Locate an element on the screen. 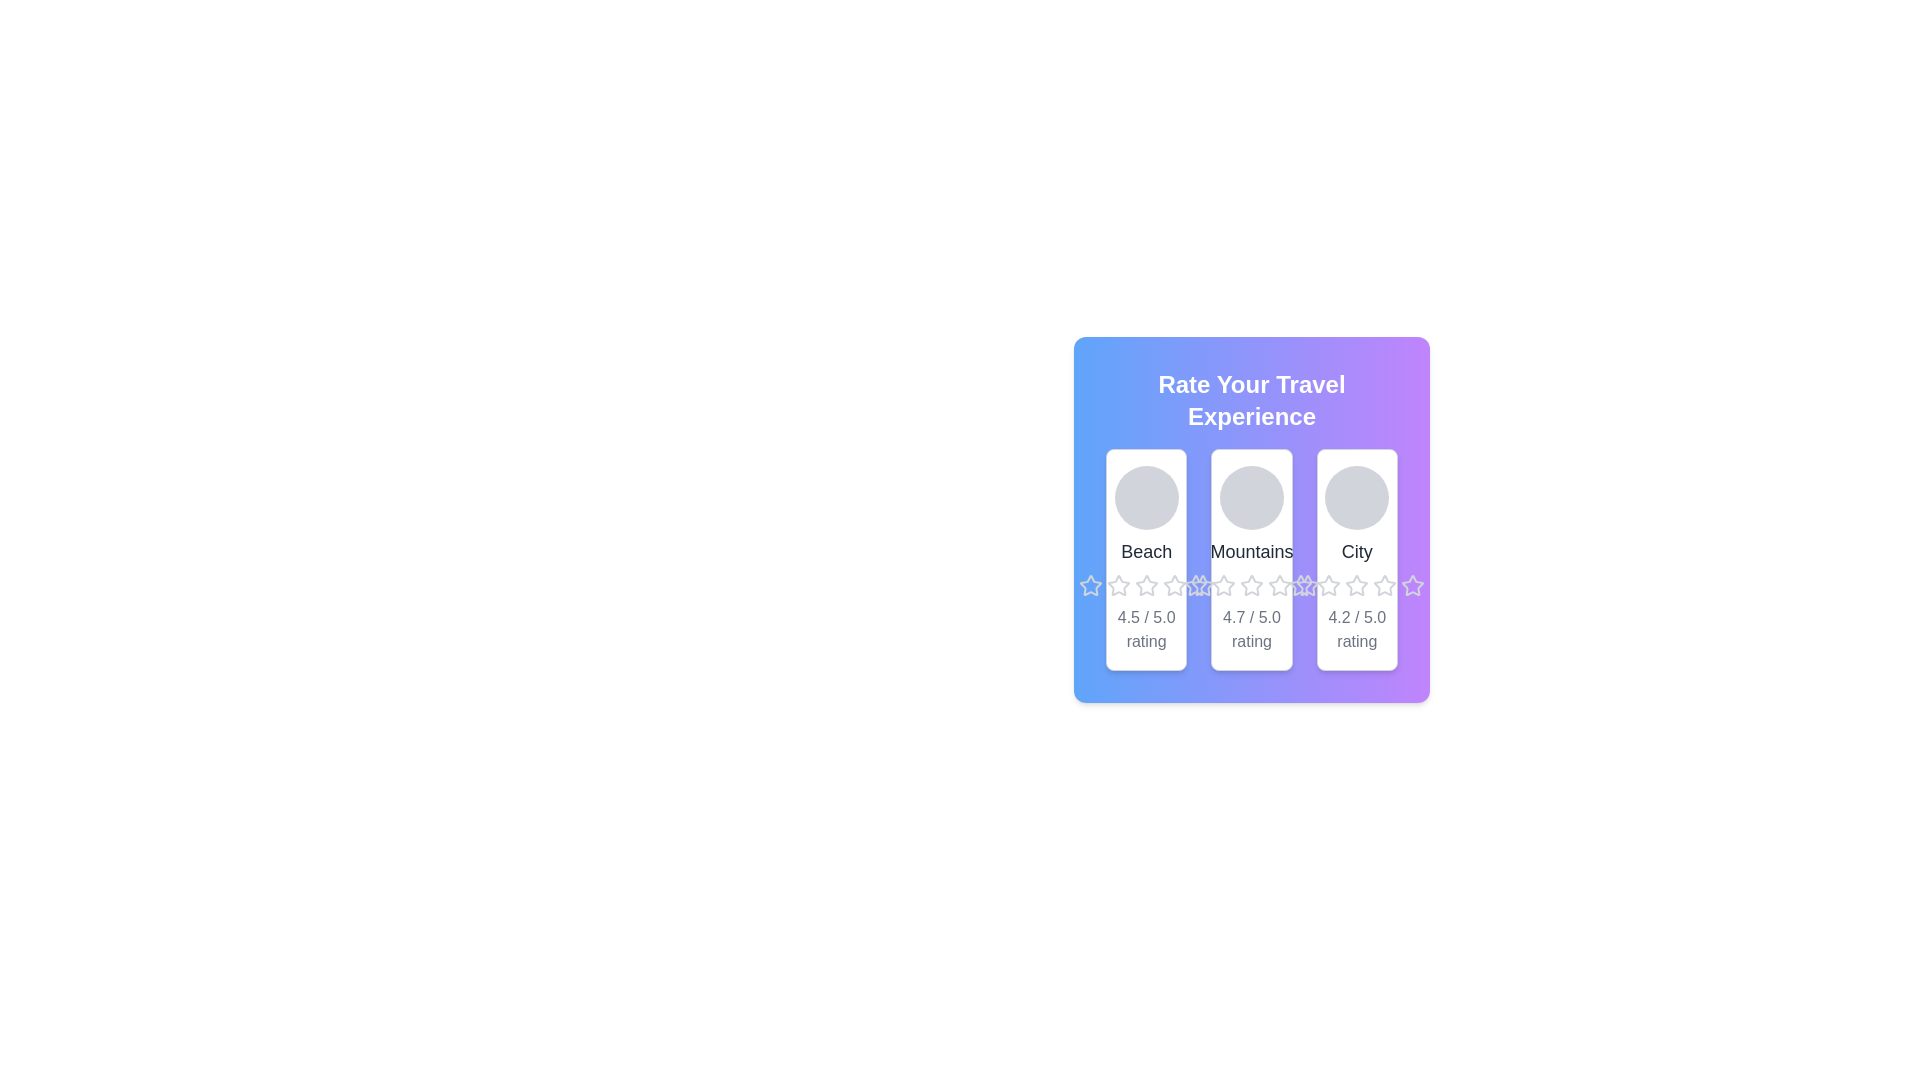 Image resolution: width=1920 pixels, height=1080 pixels. the fourth star icon in the rating system under the 'Mountains' section is located at coordinates (1308, 585).